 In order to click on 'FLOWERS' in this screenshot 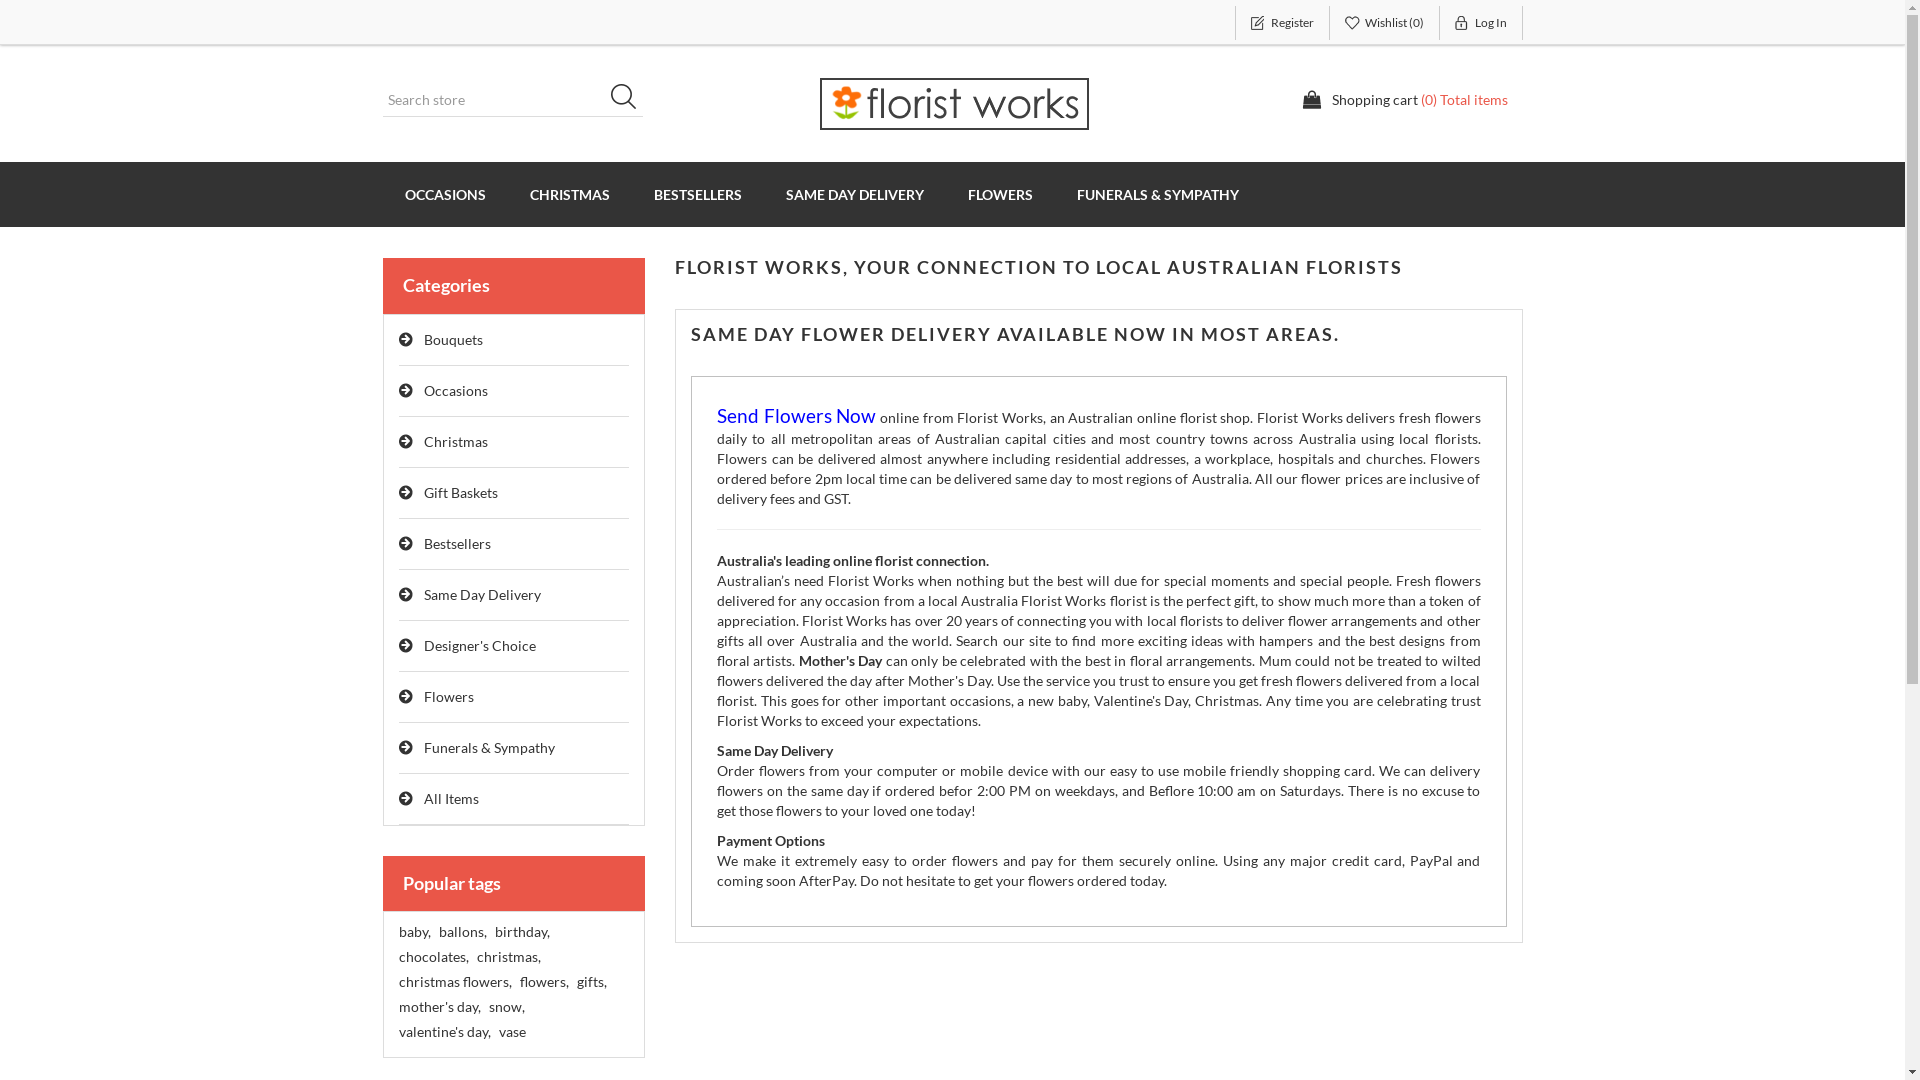, I will do `click(944, 194)`.